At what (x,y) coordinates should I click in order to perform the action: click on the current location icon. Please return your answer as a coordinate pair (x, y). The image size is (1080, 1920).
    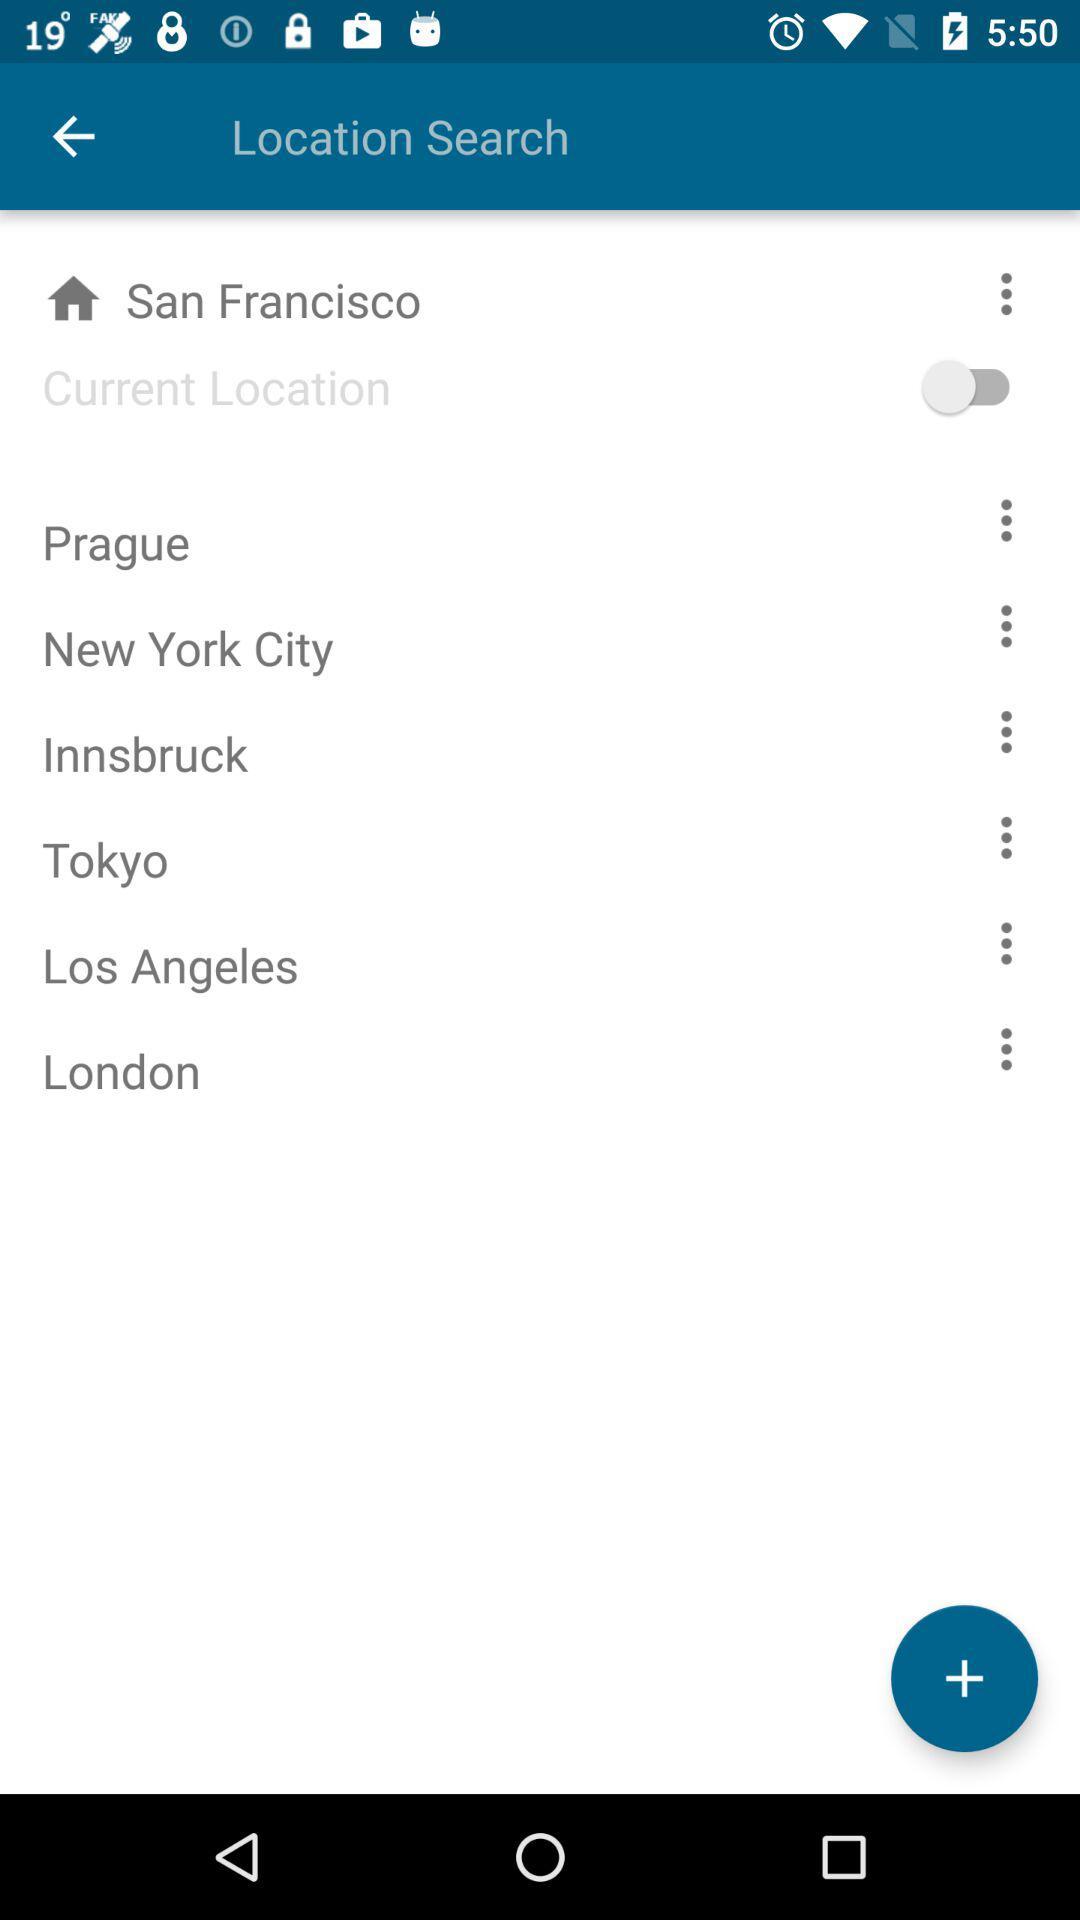
    Looking at the image, I should click on (195, 386).